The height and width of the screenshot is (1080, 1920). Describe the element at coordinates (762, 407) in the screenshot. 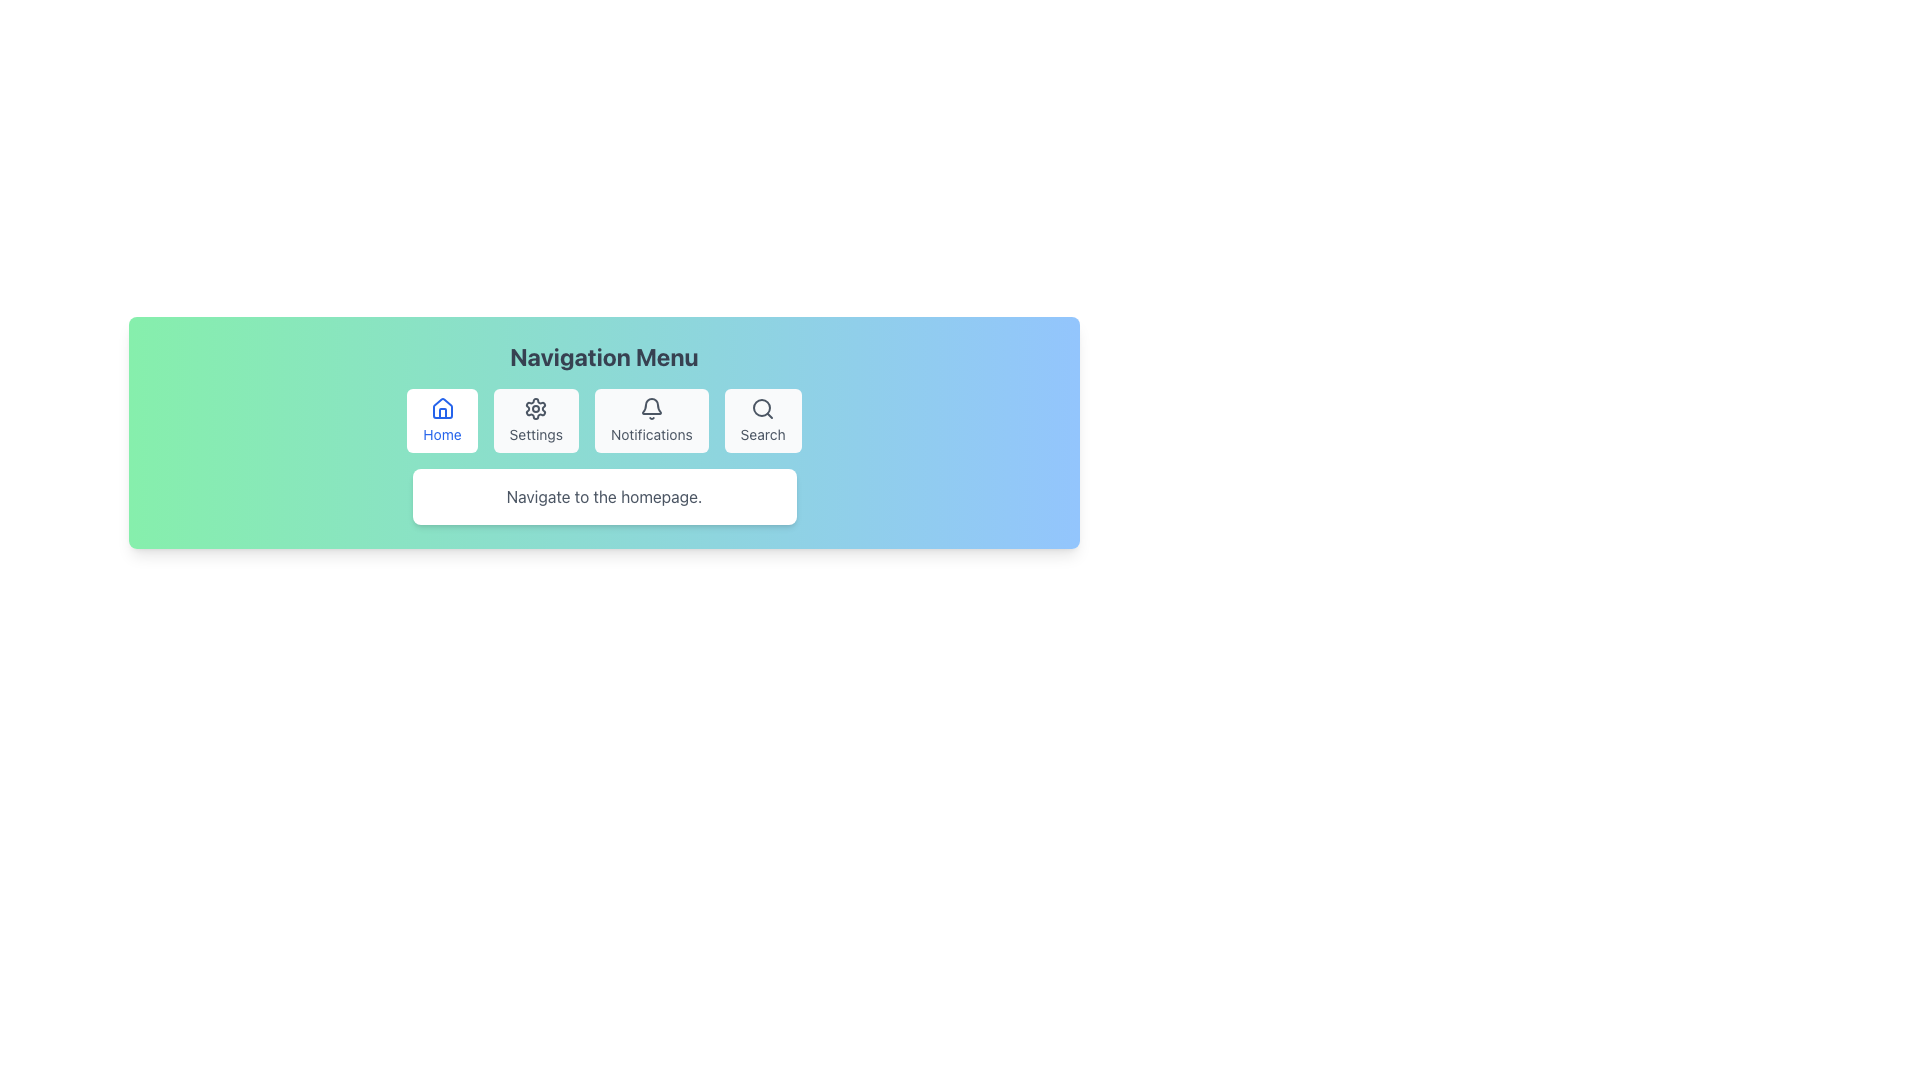

I see `the button labeled 'Search' which contains a magnifying glass icon, located in the fourth position of the horizontal navigation bar` at that location.